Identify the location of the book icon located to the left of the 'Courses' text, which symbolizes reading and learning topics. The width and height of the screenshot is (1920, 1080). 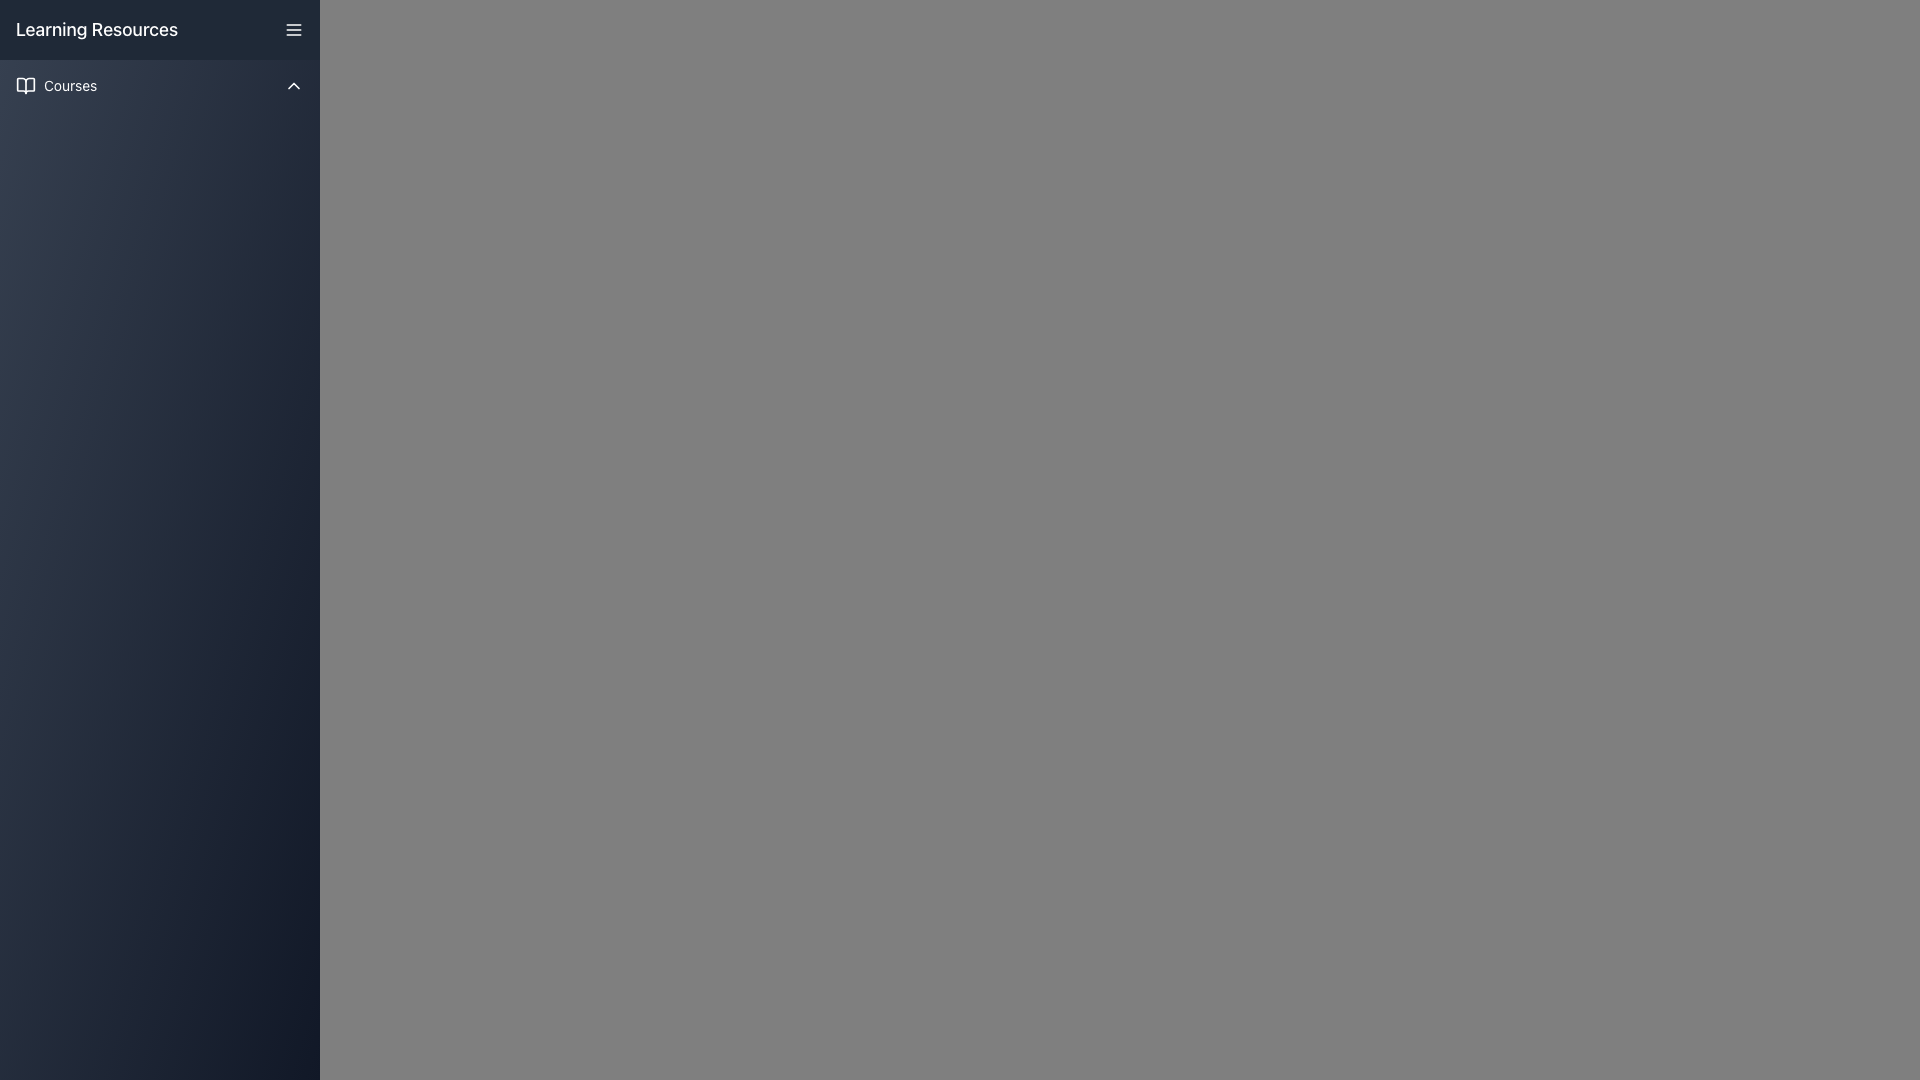
(25, 84).